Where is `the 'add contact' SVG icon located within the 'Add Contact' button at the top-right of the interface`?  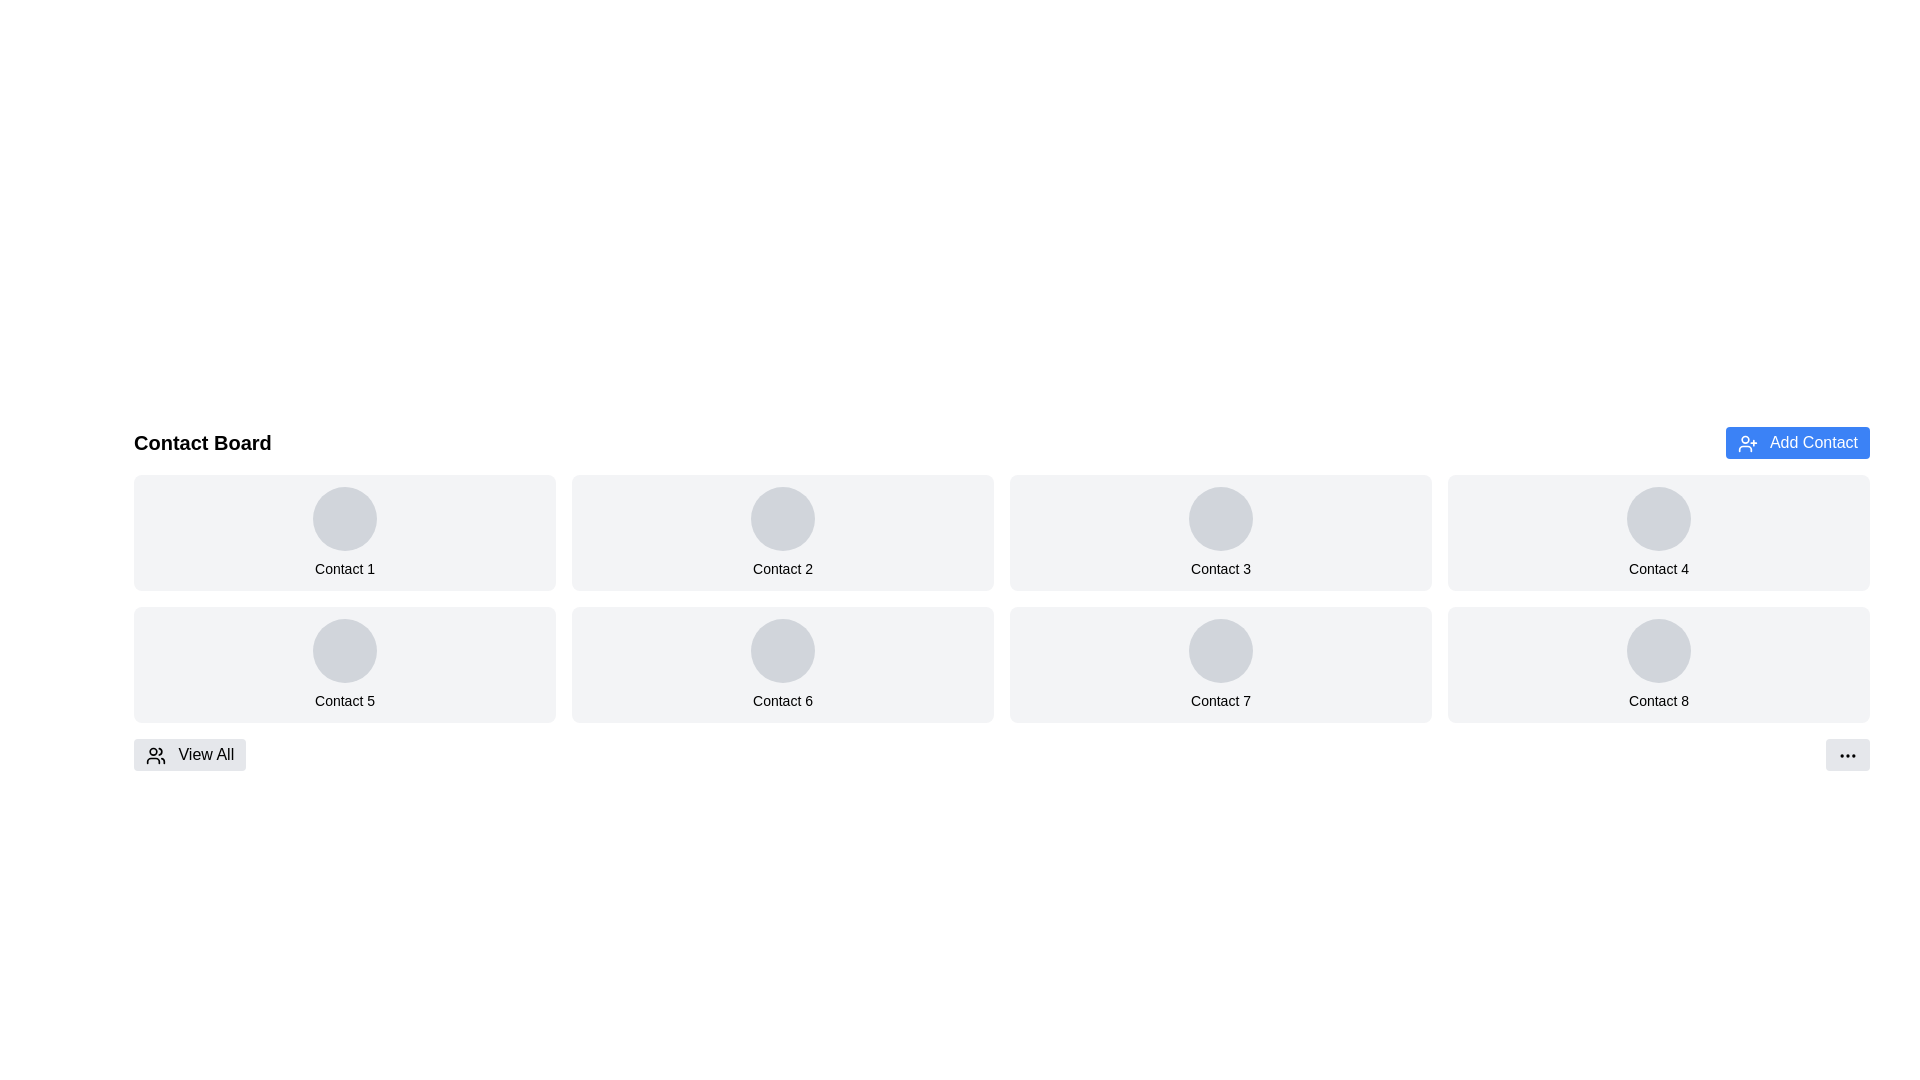
the 'add contact' SVG icon located within the 'Add Contact' button at the top-right of the interface is located at coordinates (1747, 442).